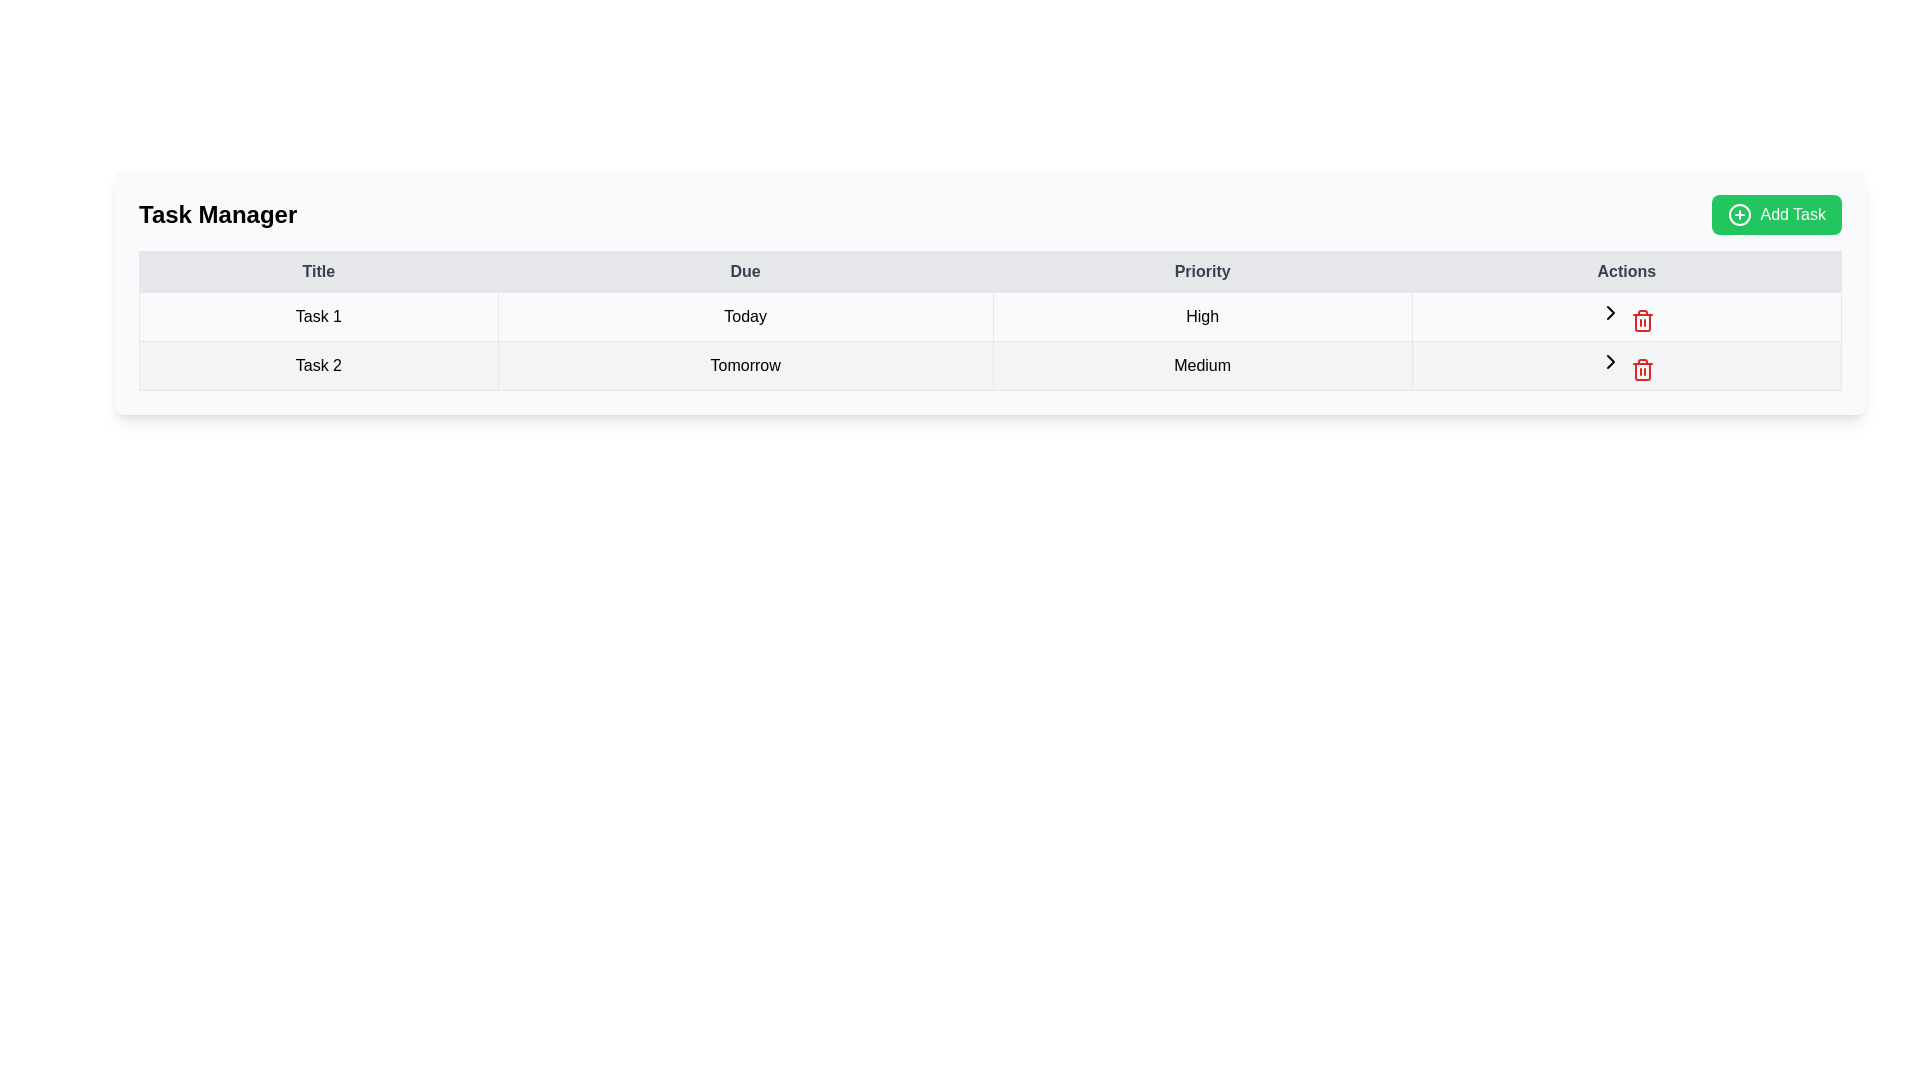  Describe the element at coordinates (1610, 312) in the screenshot. I see `the chevron icon in the 'Actions' column of the task list for 'Task 2' to trigger a tooltip or visual feedback` at that location.